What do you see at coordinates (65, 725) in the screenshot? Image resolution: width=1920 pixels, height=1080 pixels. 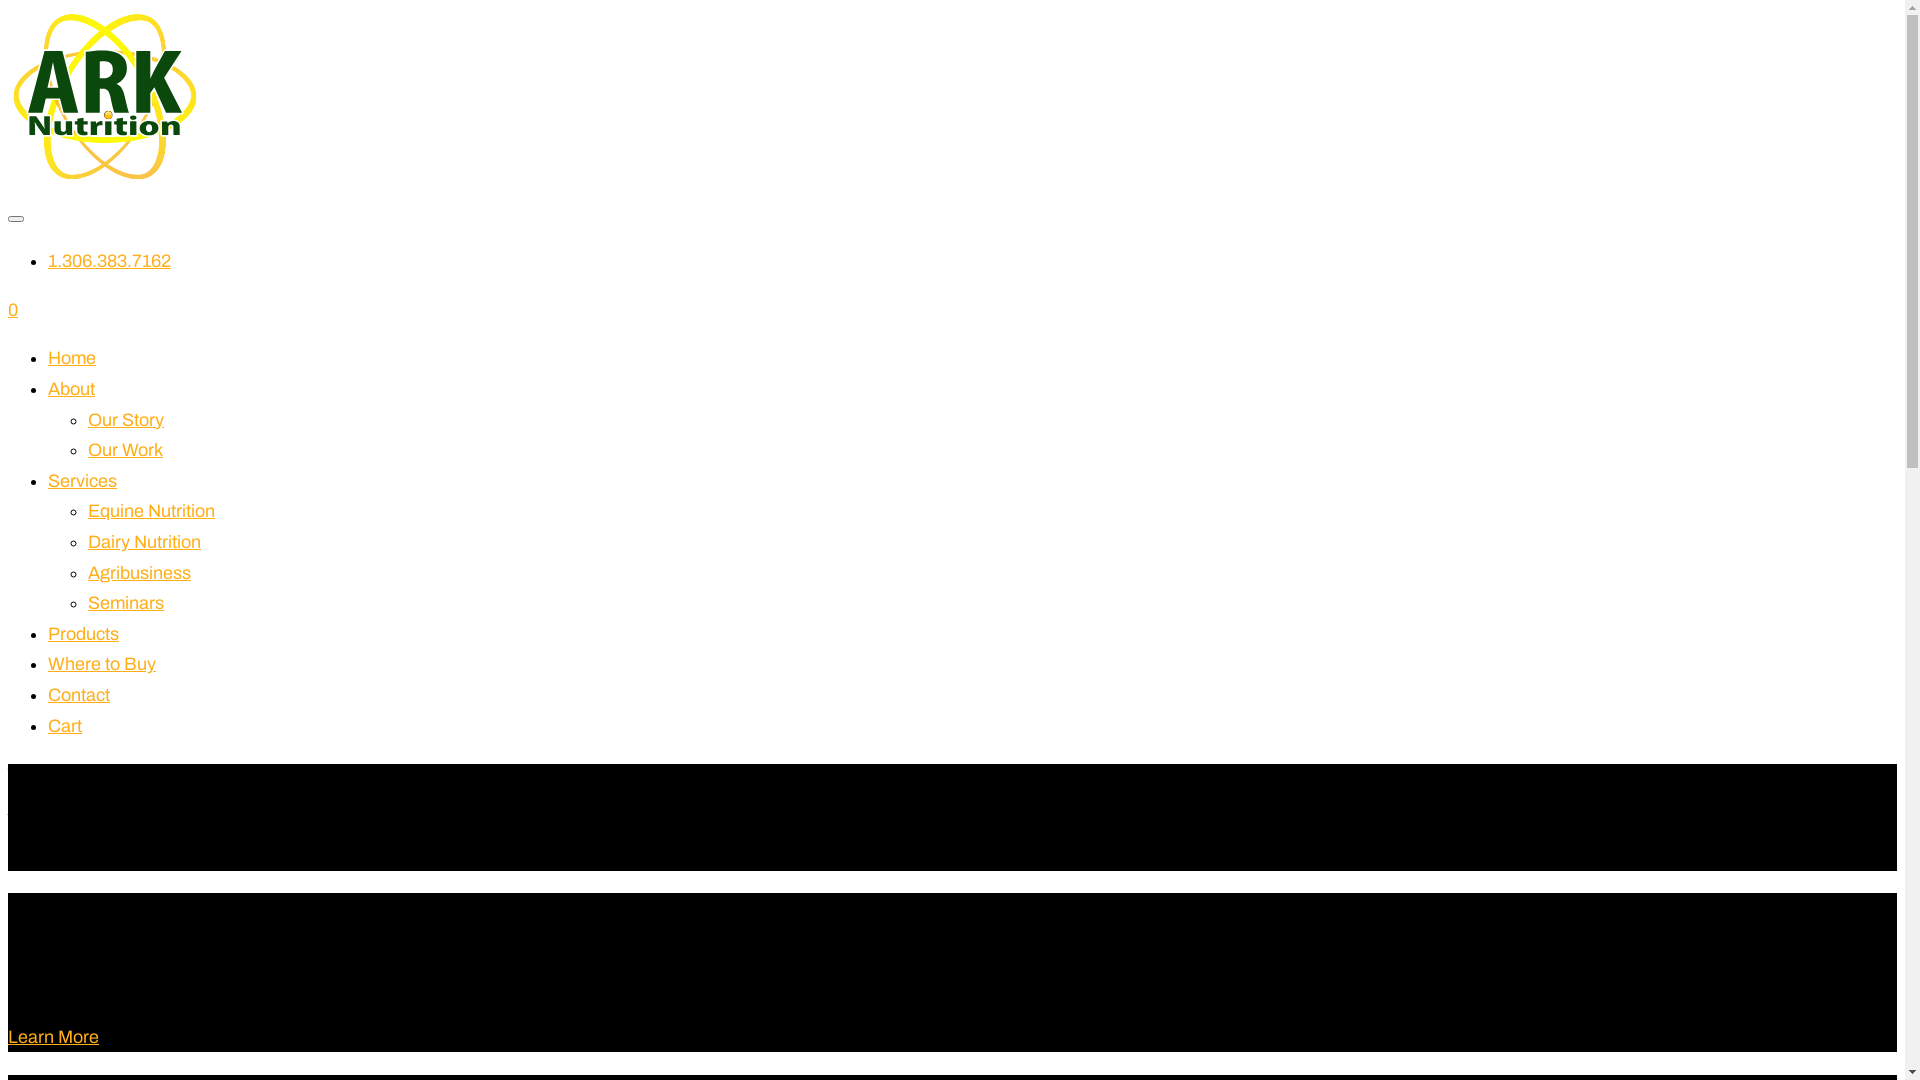 I see `'Cart'` at bounding box center [65, 725].